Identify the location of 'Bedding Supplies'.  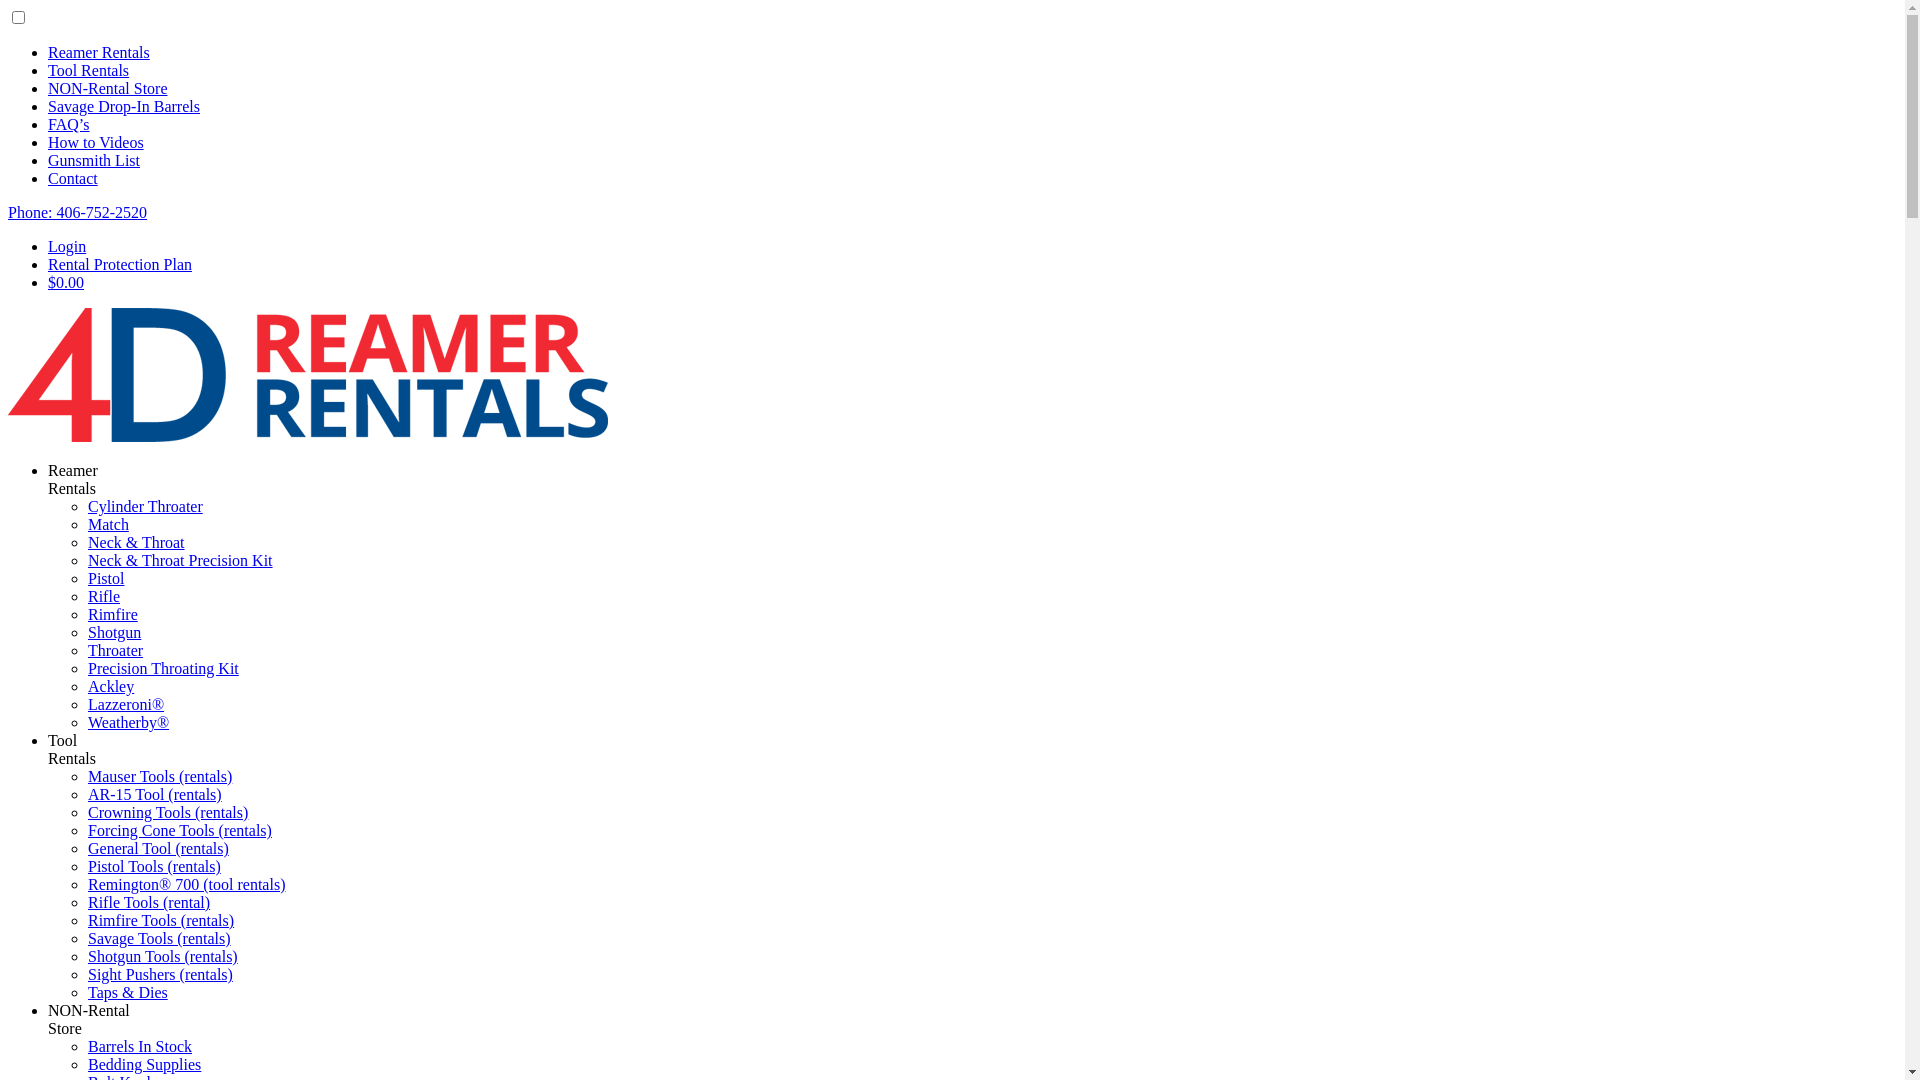
(143, 1063).